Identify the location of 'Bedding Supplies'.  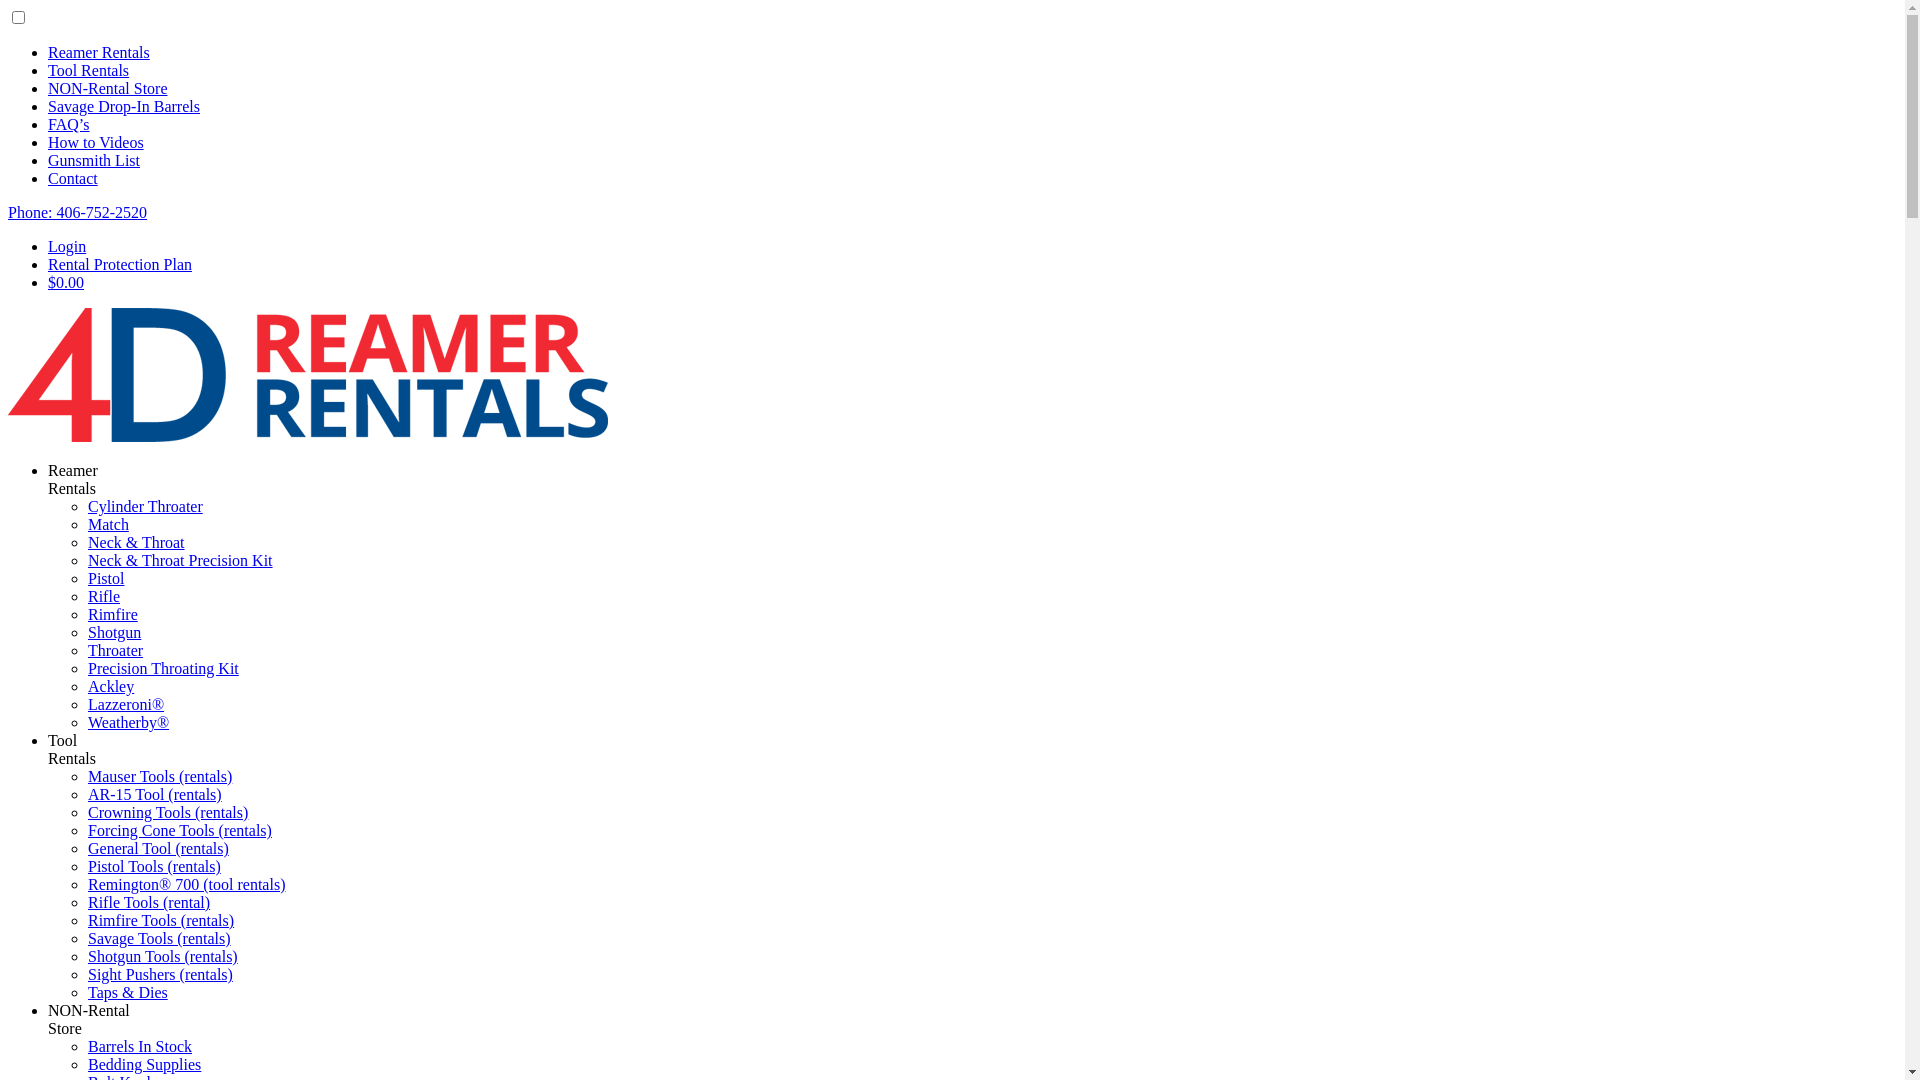
(143, 1063).